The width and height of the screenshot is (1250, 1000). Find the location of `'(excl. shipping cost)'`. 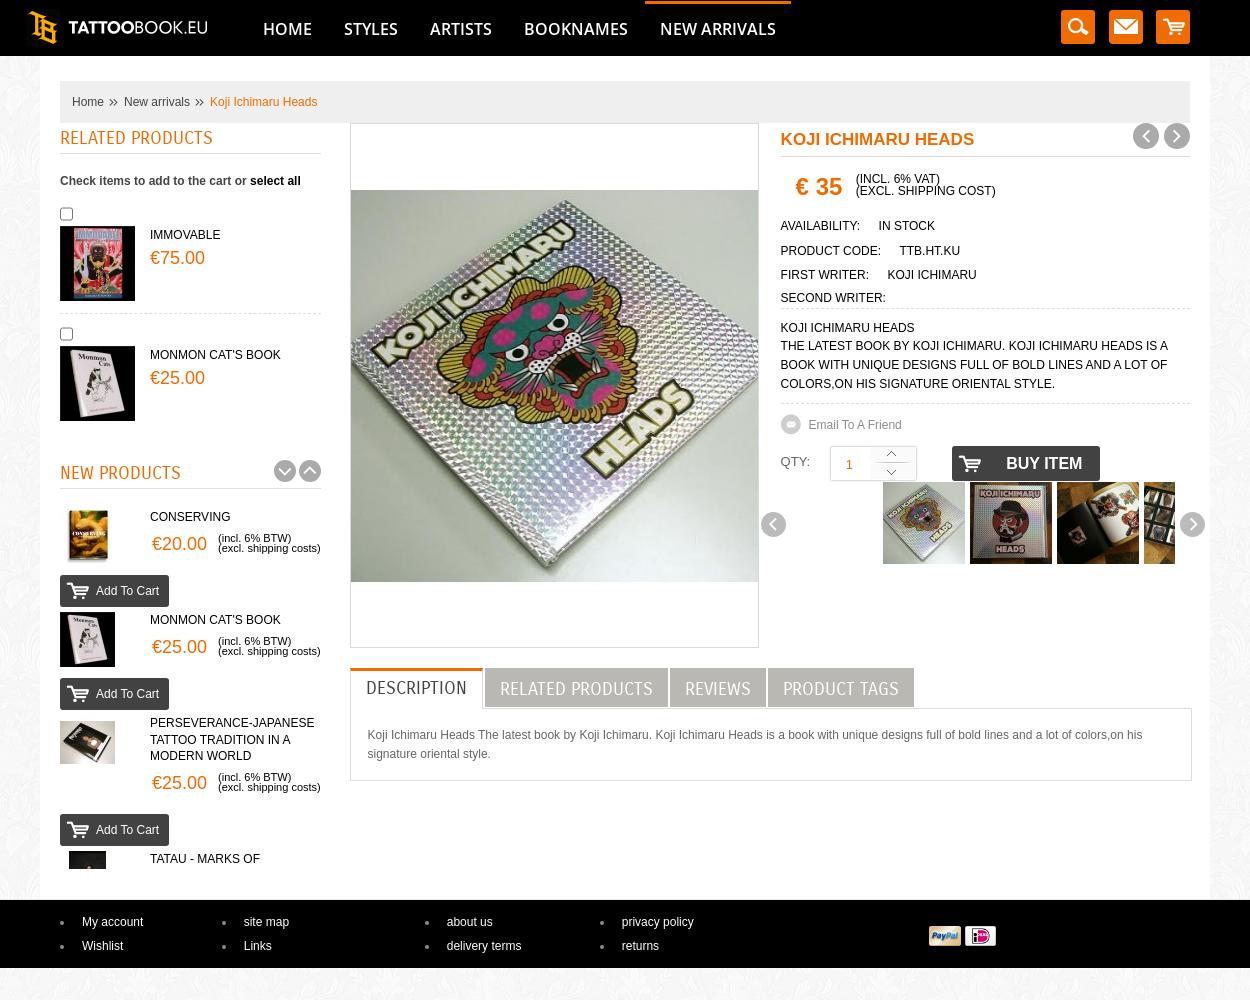

'(excl. shipping cost)' is located at coordinates (925, 190).